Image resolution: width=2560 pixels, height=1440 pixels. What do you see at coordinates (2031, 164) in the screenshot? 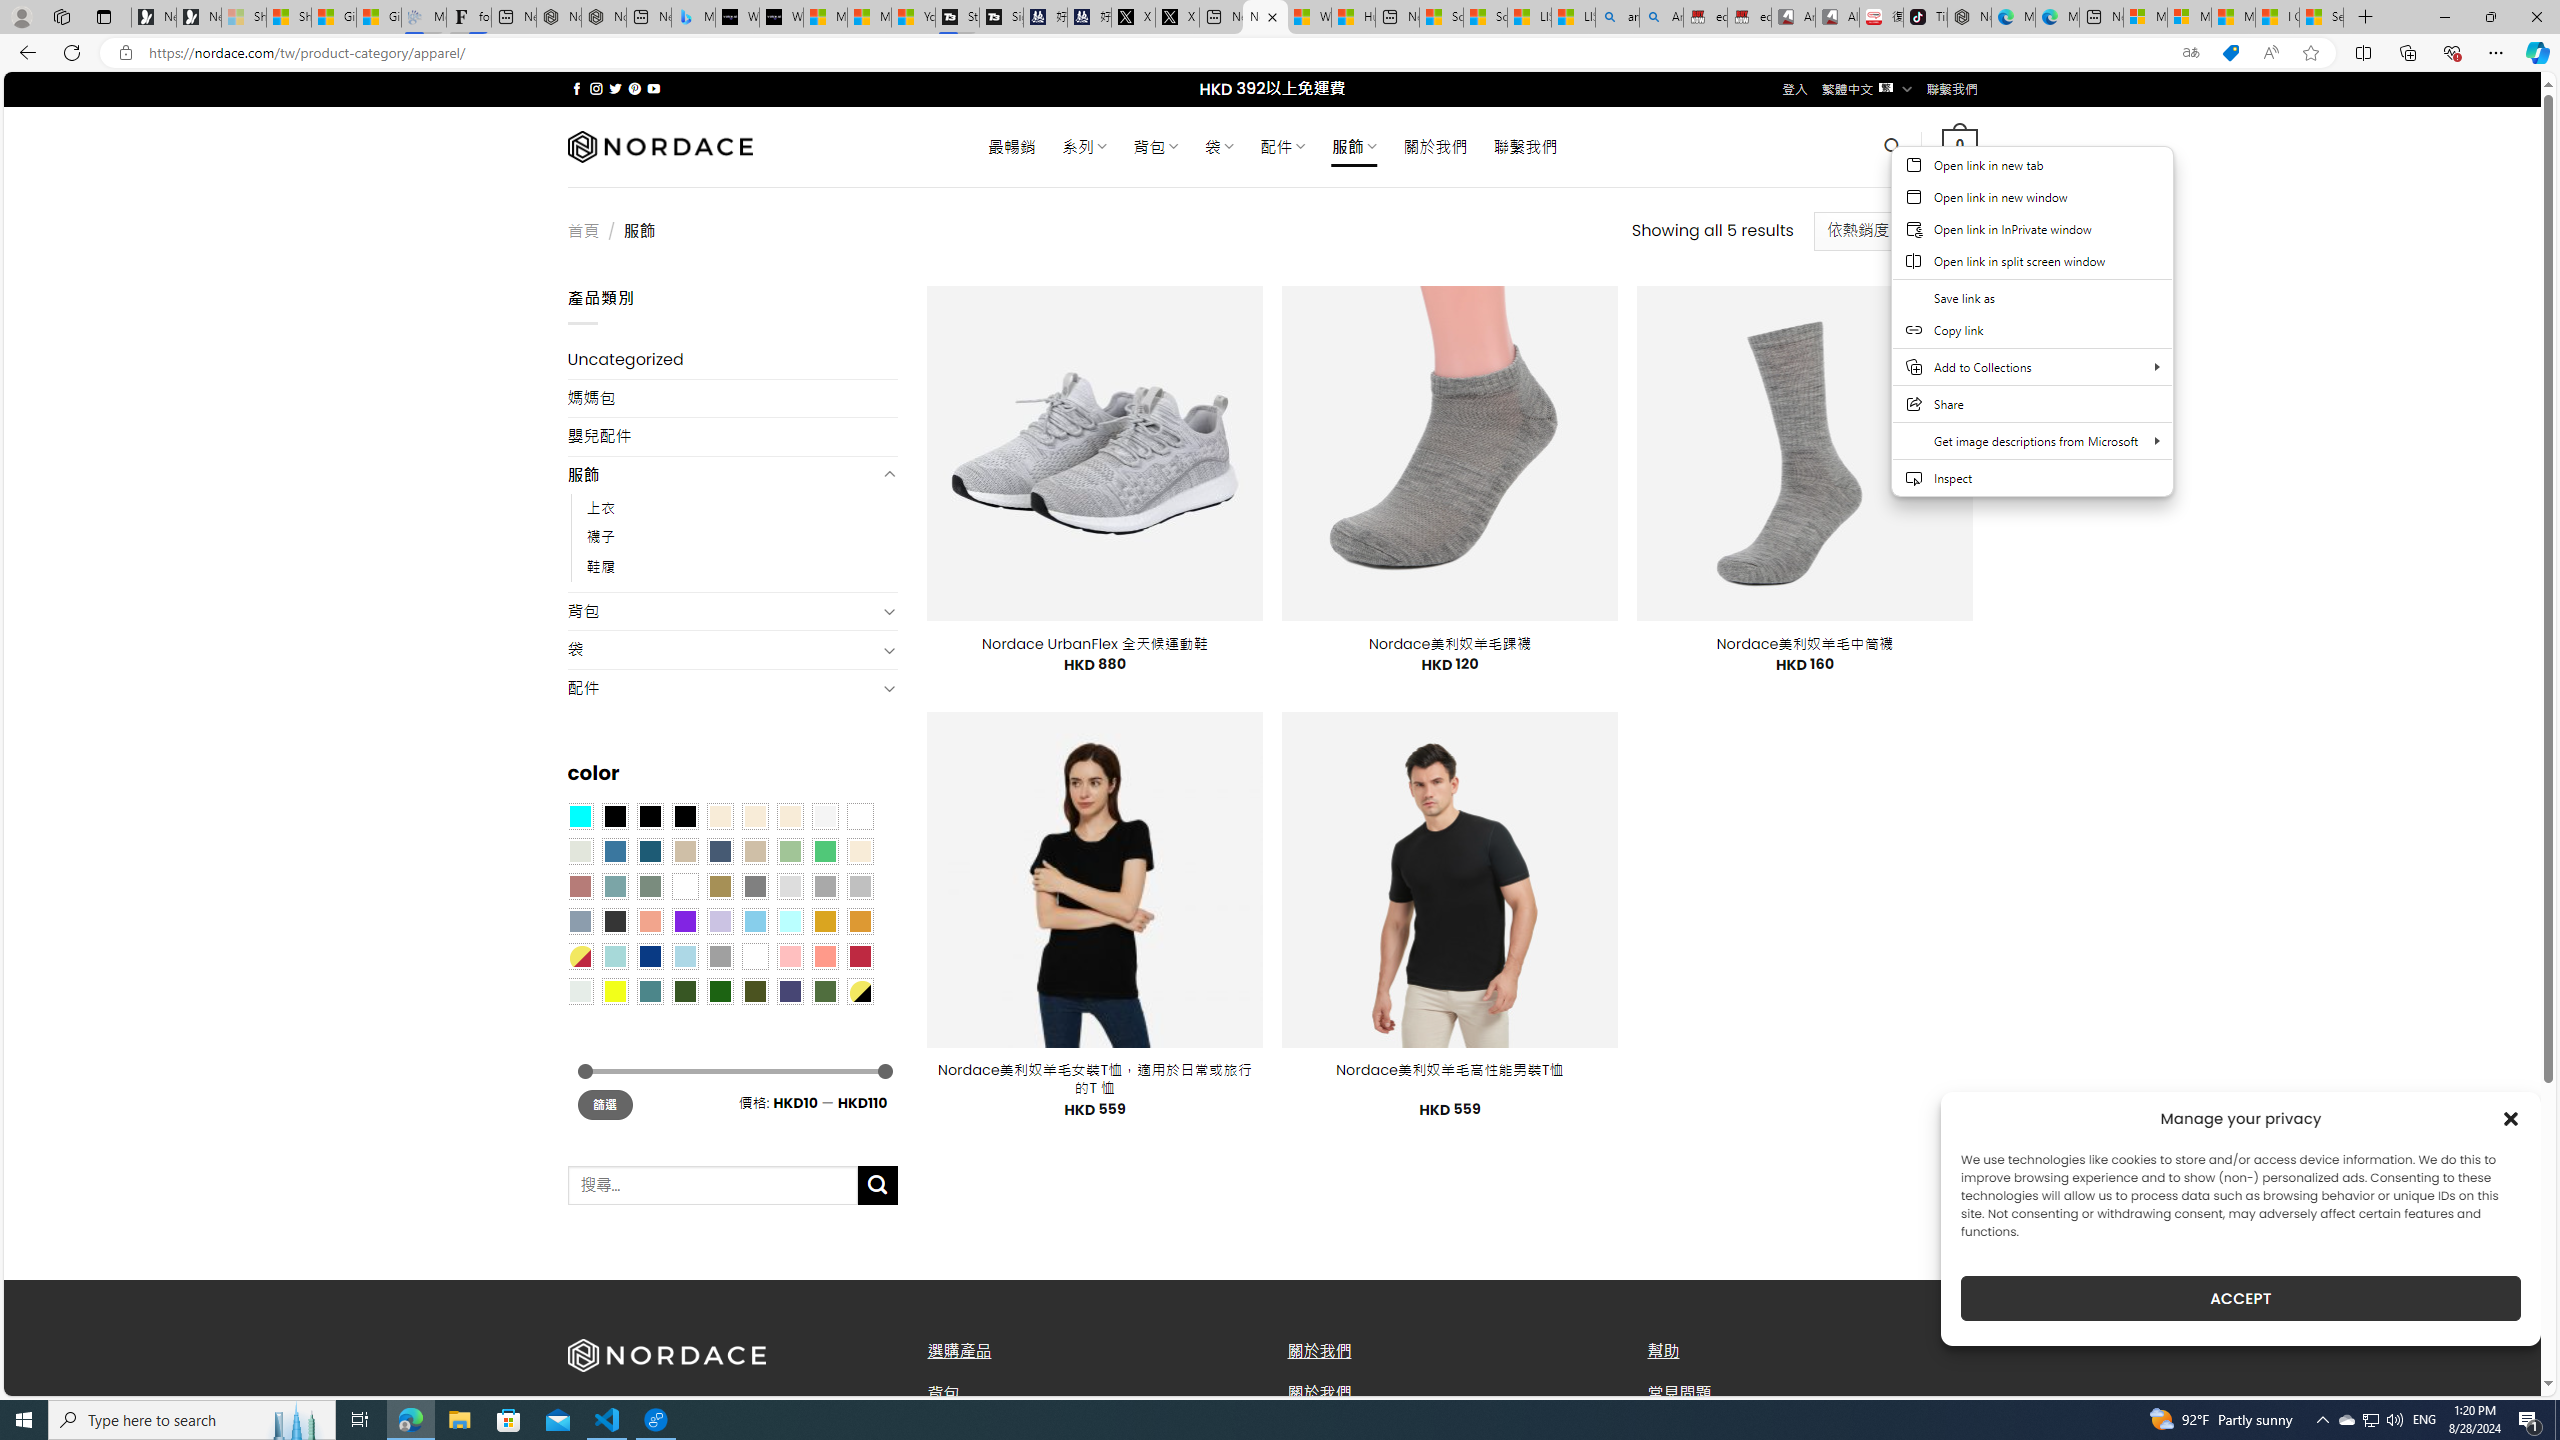
I see `'Open link in new tab'` at bounding box center [2031, 164].